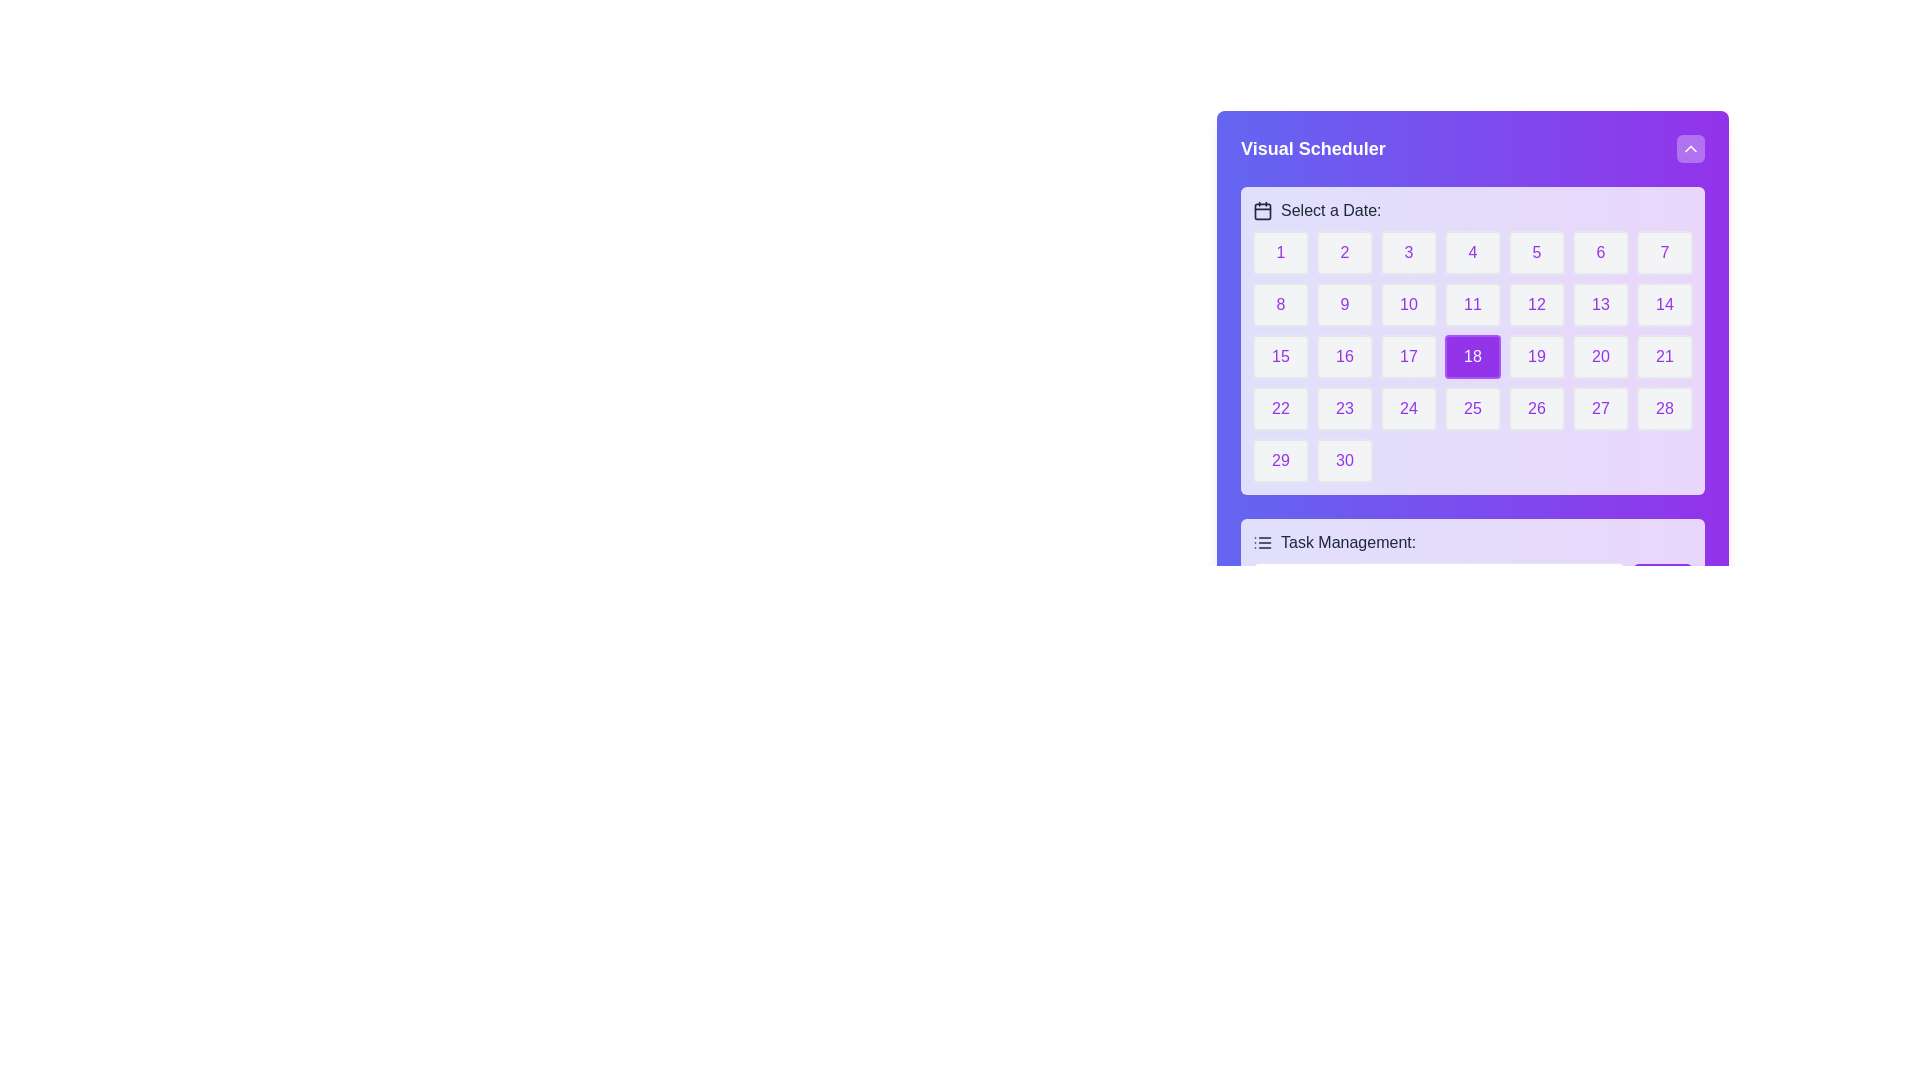 The image size is (1920, 1080). I want to click on the button representing the date '25' in the calendar interface, so click(1473, 407).